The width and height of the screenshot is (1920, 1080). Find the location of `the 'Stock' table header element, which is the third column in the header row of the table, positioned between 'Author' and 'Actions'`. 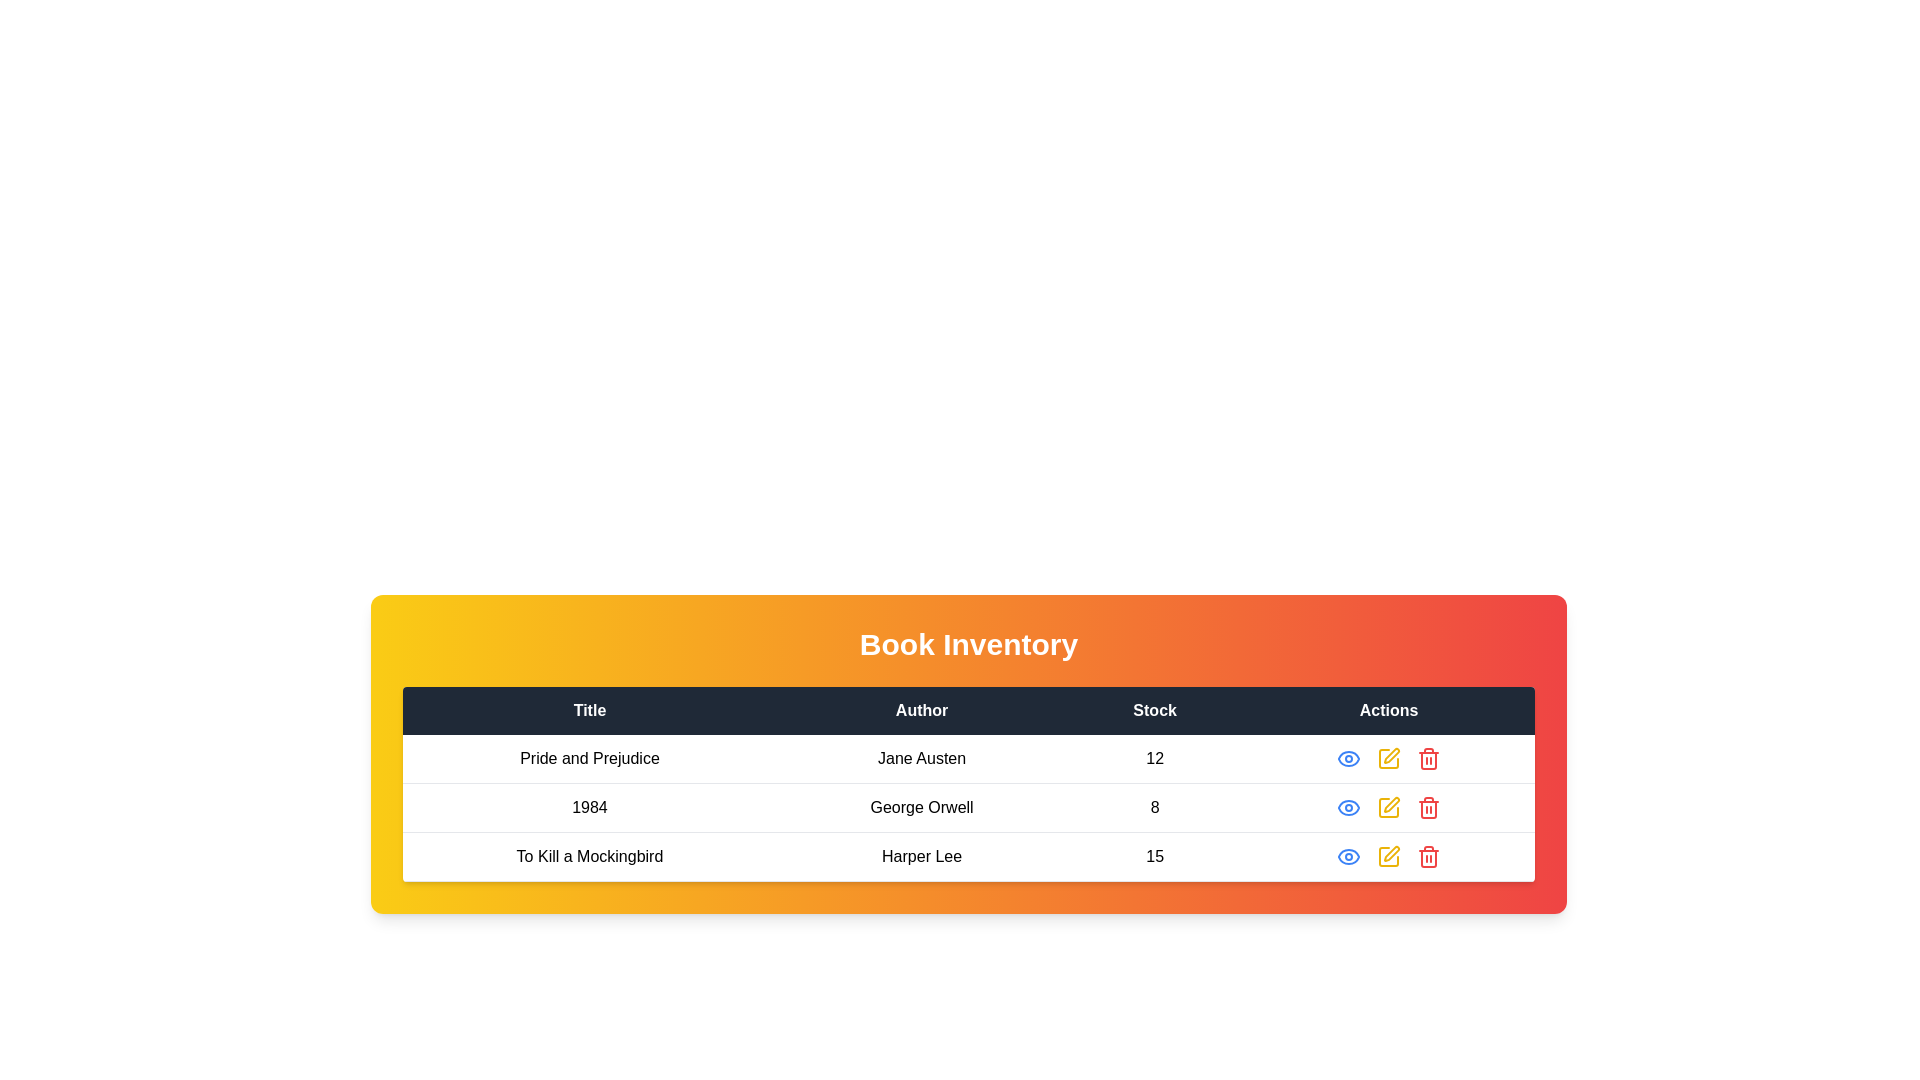

the 'Stock' table header element, which is the third column in the header row of the table, positioned between 'Author' and 'Actions' is located at coordinates (1155, 709).